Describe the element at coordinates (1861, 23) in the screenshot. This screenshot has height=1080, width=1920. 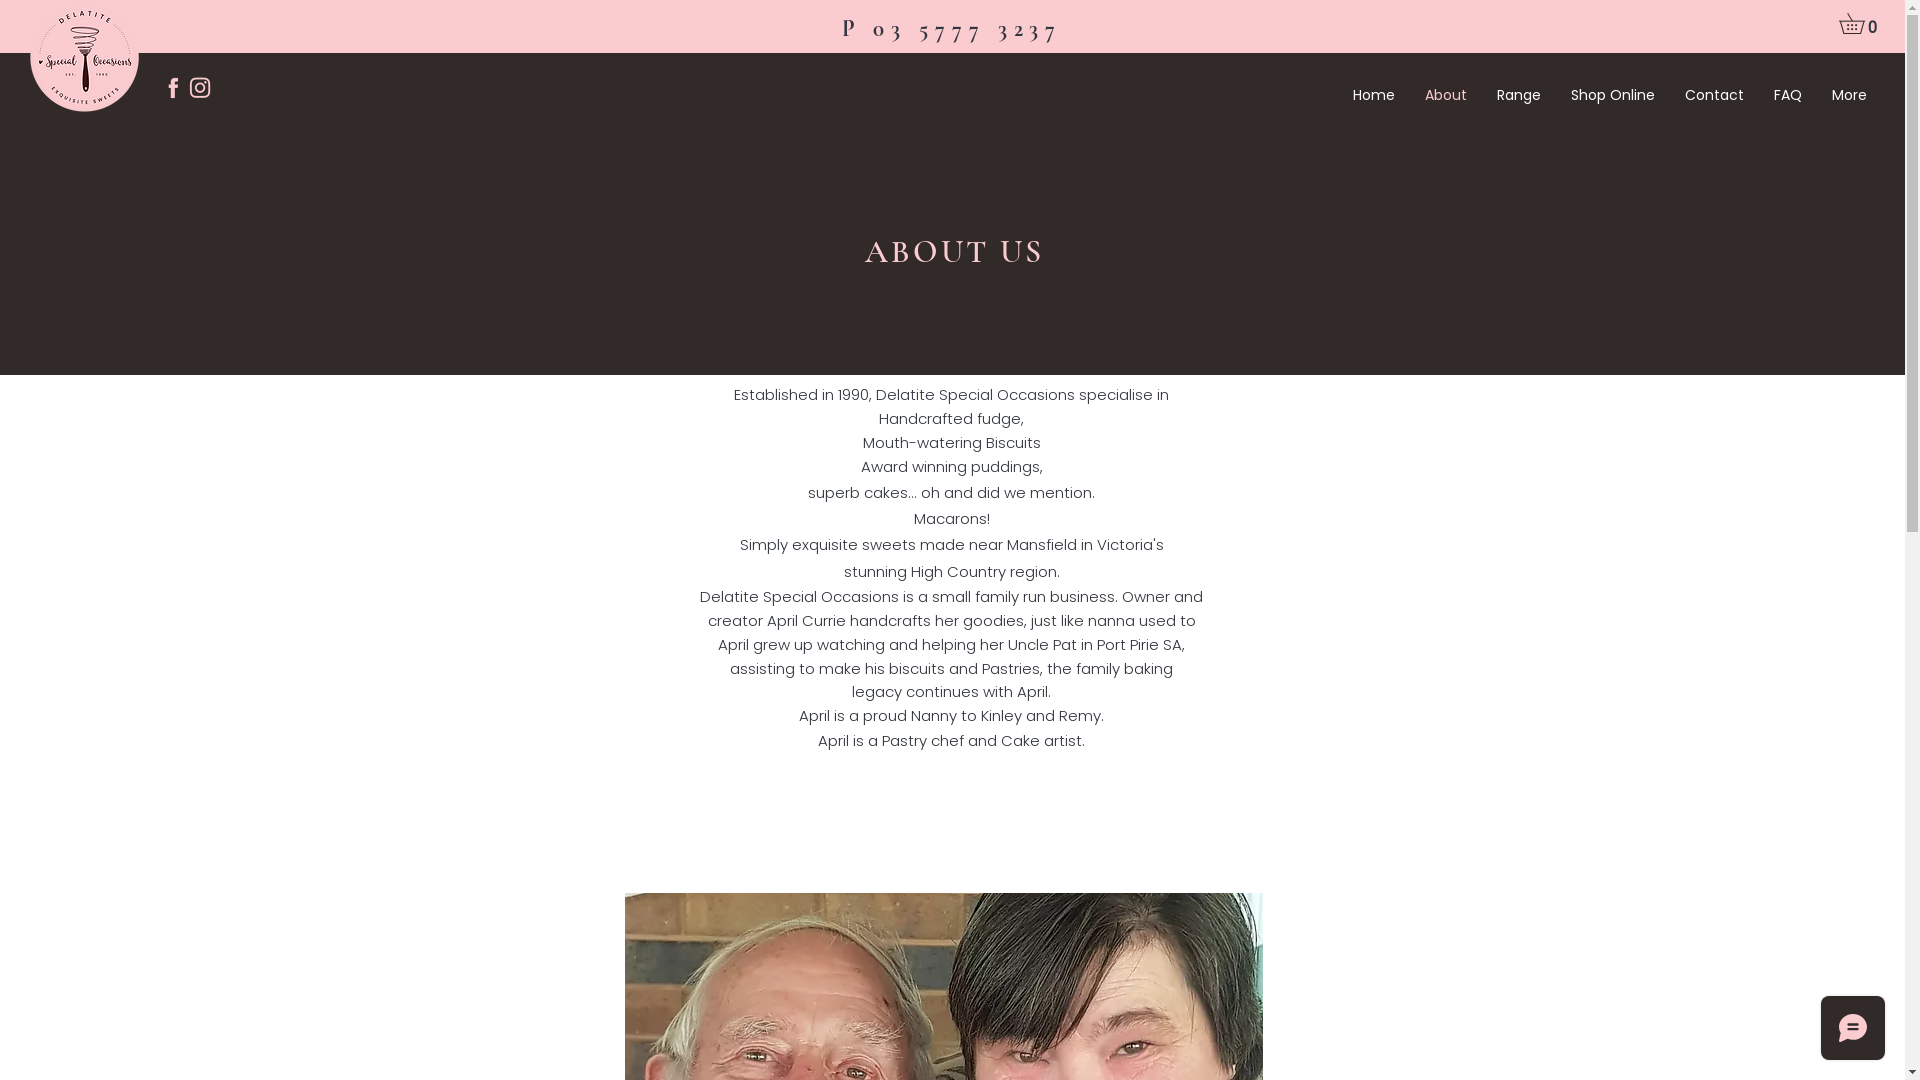
I see `'0'` at that location.